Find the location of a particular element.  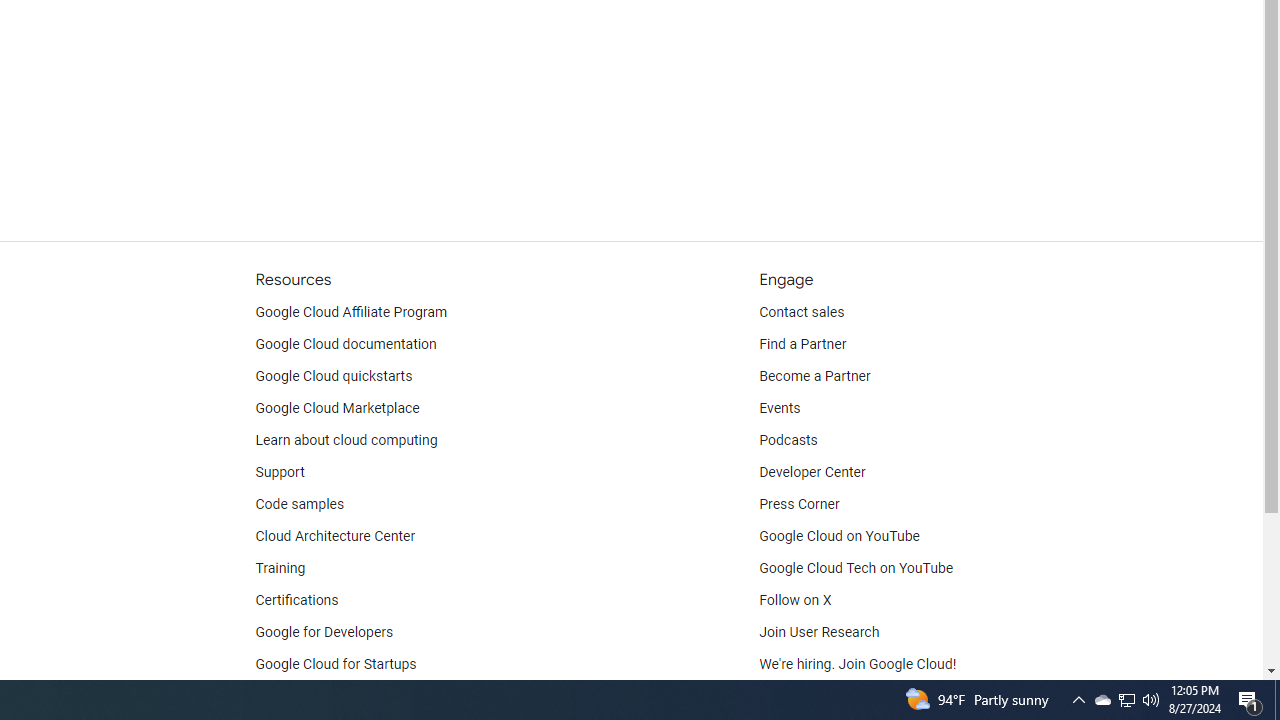

'Become a Partner' is located at coordinates (814, 376).